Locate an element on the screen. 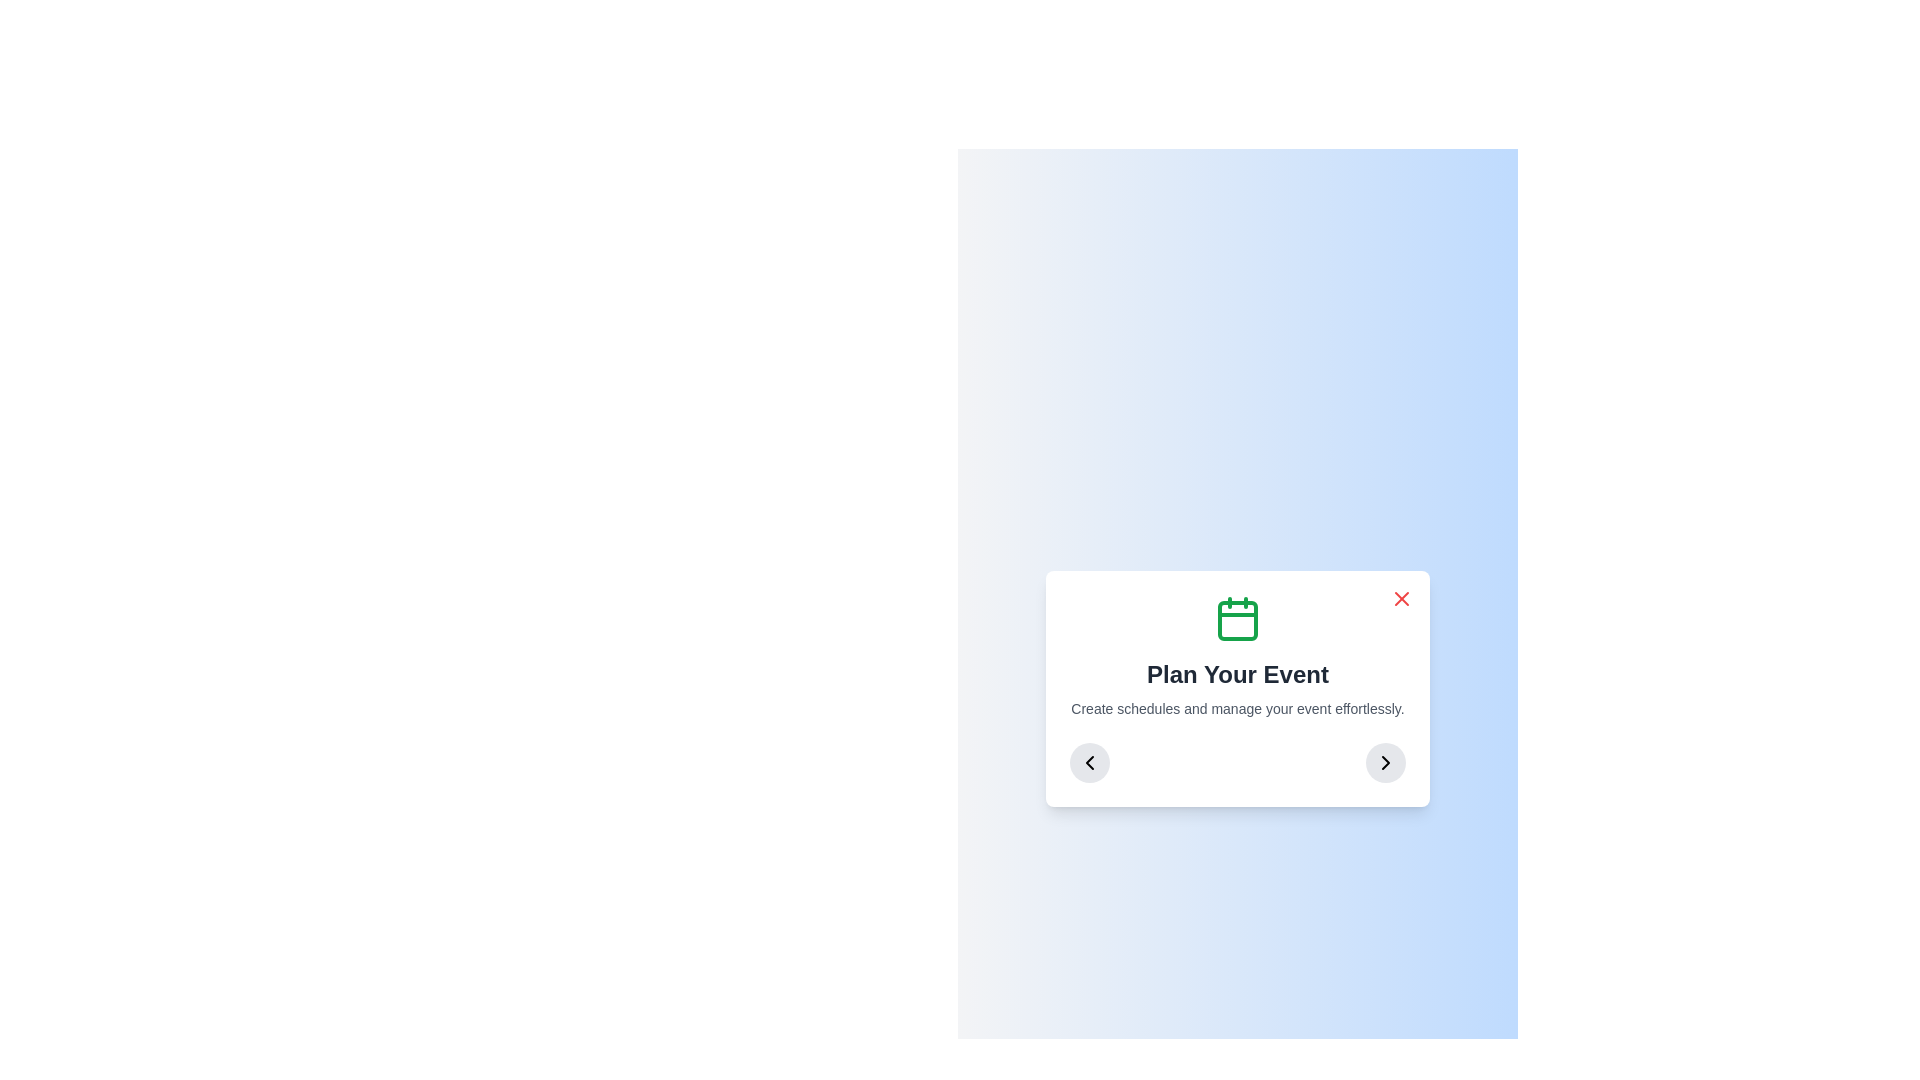  the text element that reads 'Plan Your Event', which is styled in bold and large font, located centrally below a green calendar icon and above a smaller descriptive text block is located at coordinates (1237, 675).